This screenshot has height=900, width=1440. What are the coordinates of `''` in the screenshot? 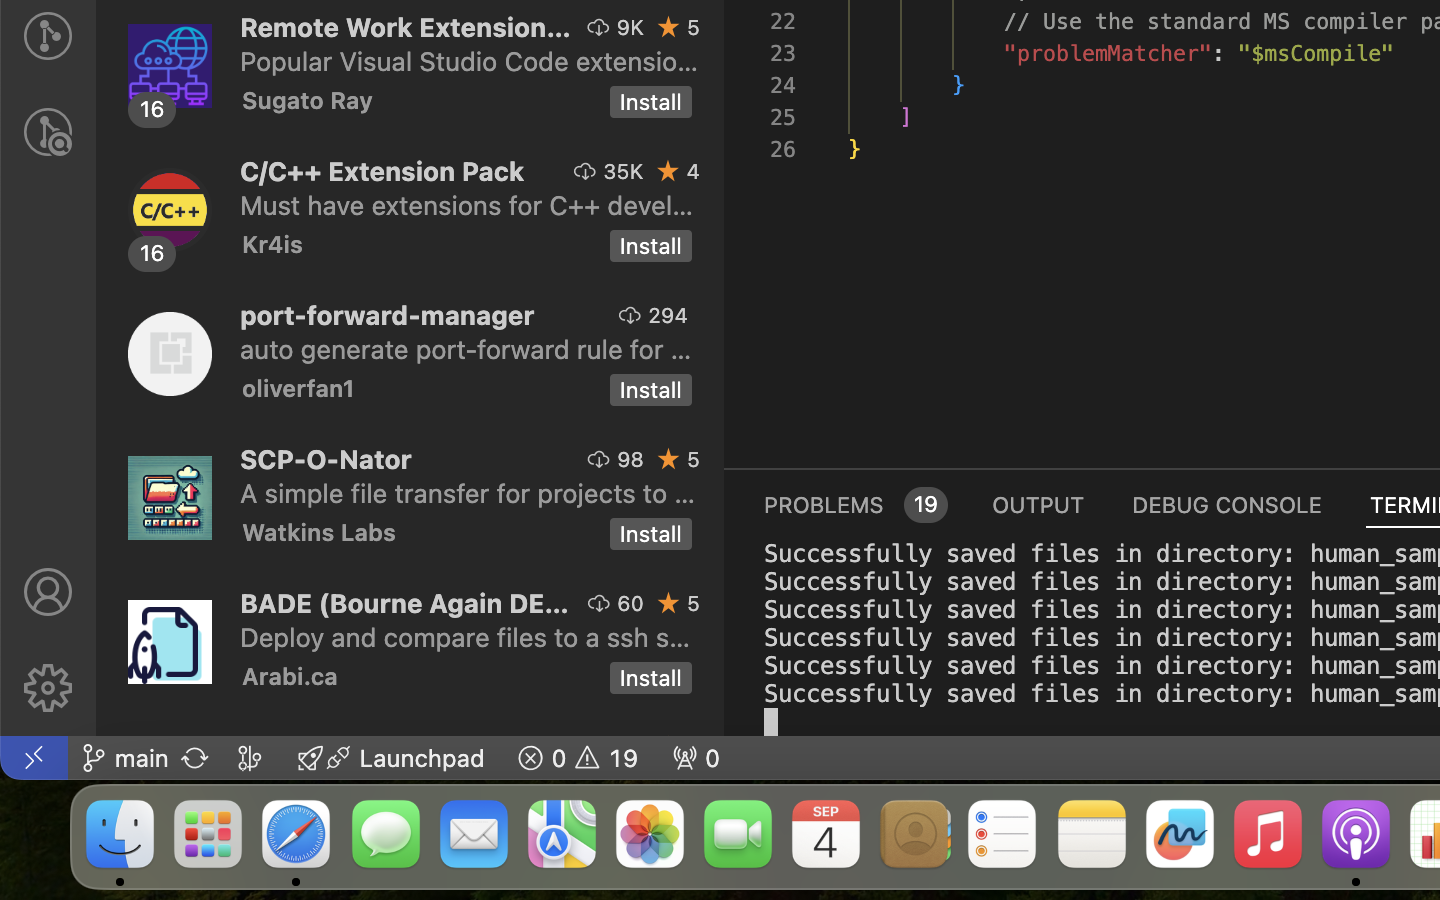 It's located at (46, 592).